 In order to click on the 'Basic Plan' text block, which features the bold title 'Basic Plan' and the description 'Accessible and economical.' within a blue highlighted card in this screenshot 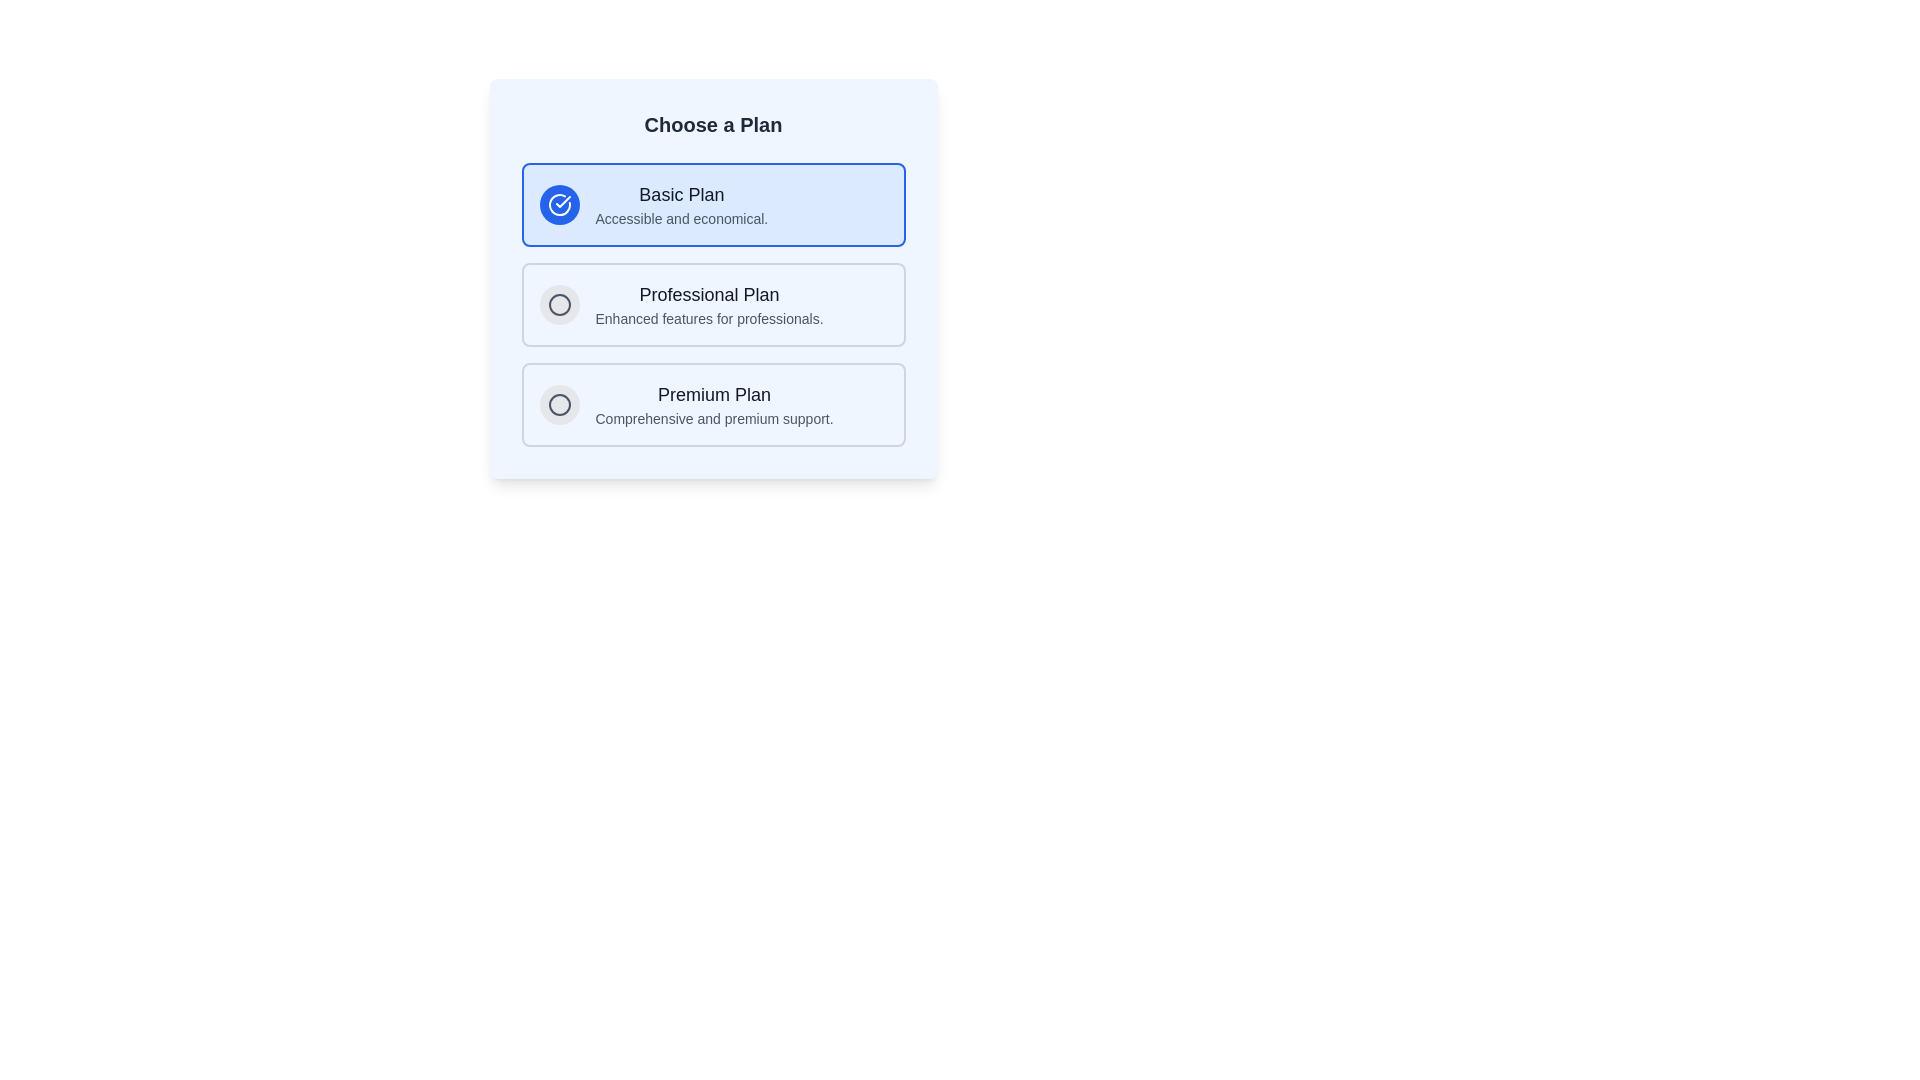, I will do `click(681, 204)`.